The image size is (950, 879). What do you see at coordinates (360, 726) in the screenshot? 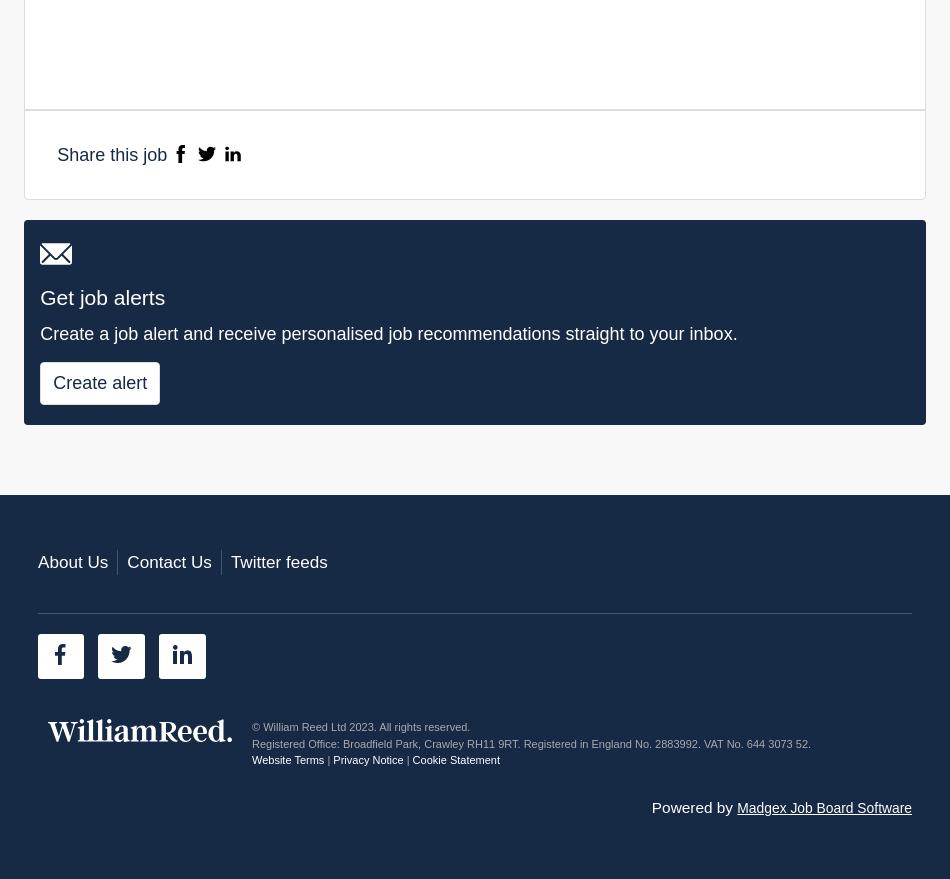
I see `'© William Reed Ltd 2023. All rights reserved.'` at bounding box center [360, 726].